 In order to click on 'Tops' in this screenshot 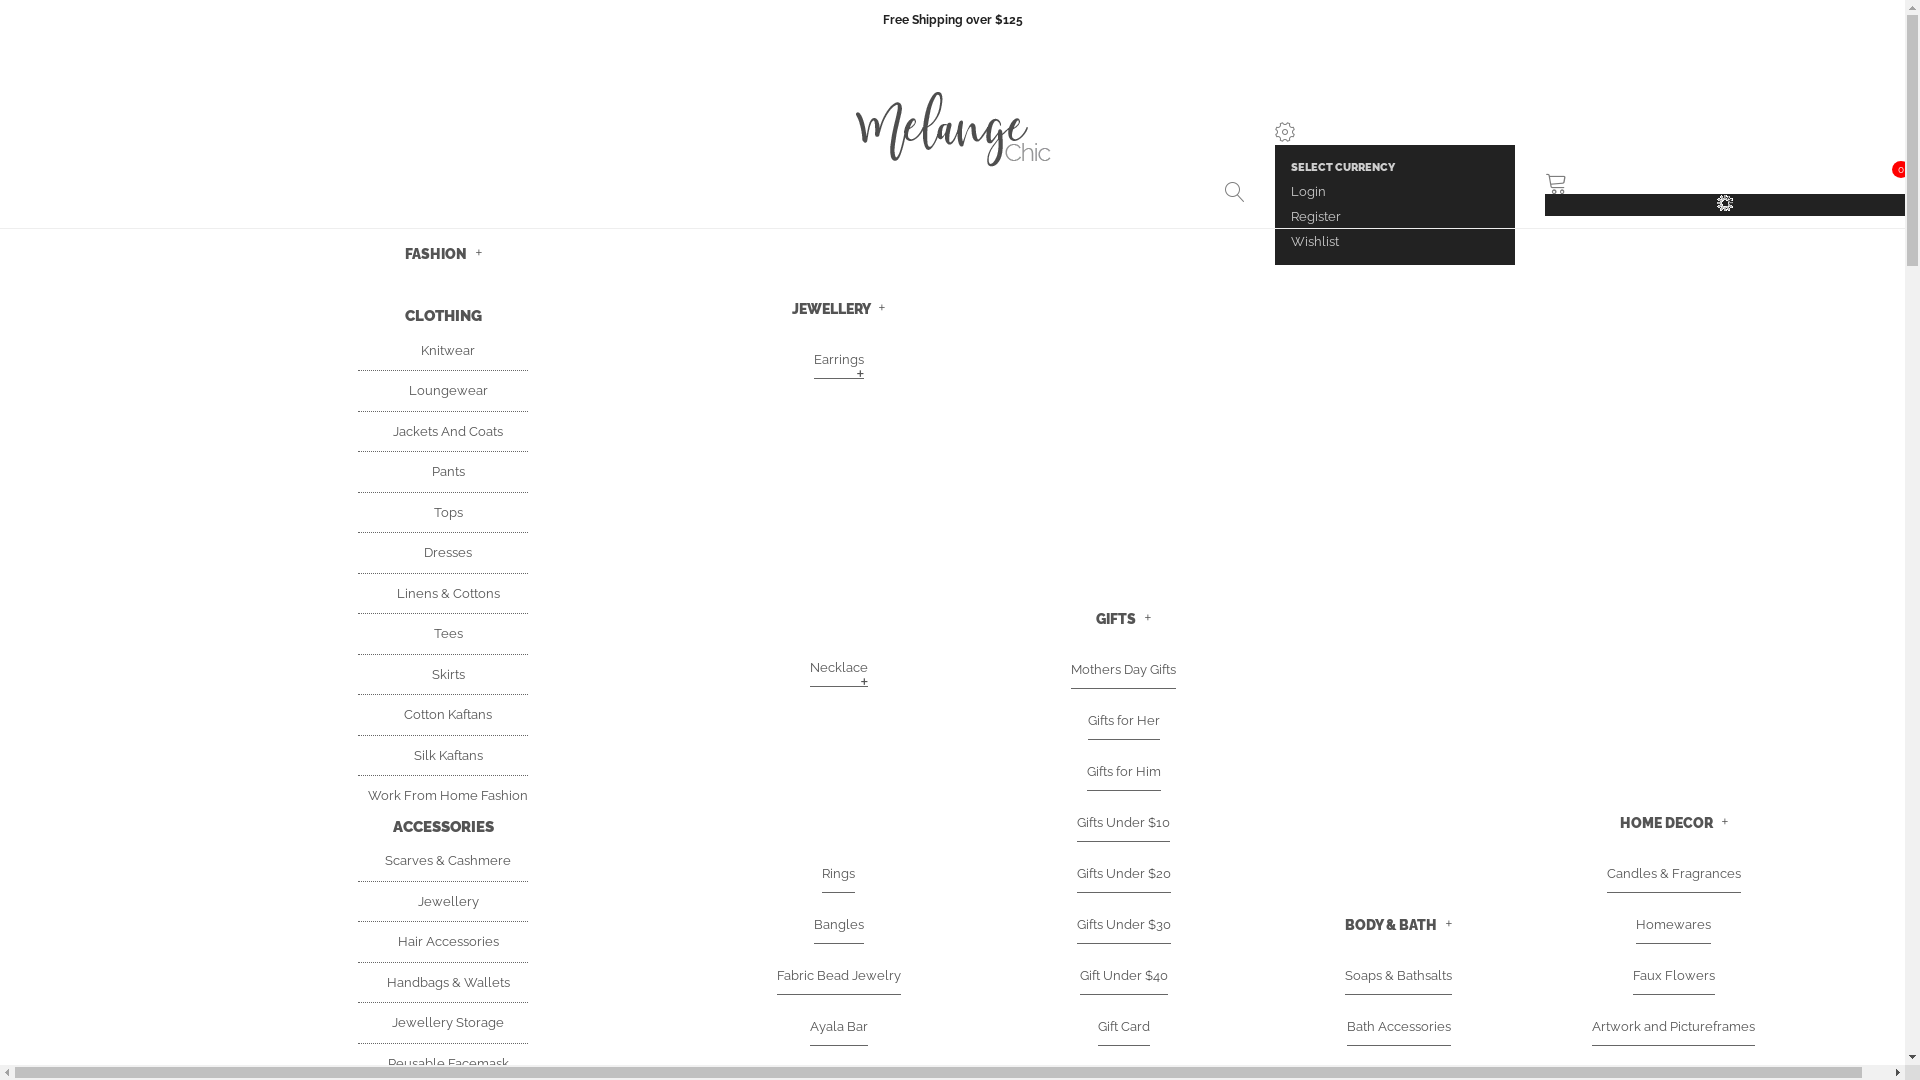, I will do `click(442, 511)`.